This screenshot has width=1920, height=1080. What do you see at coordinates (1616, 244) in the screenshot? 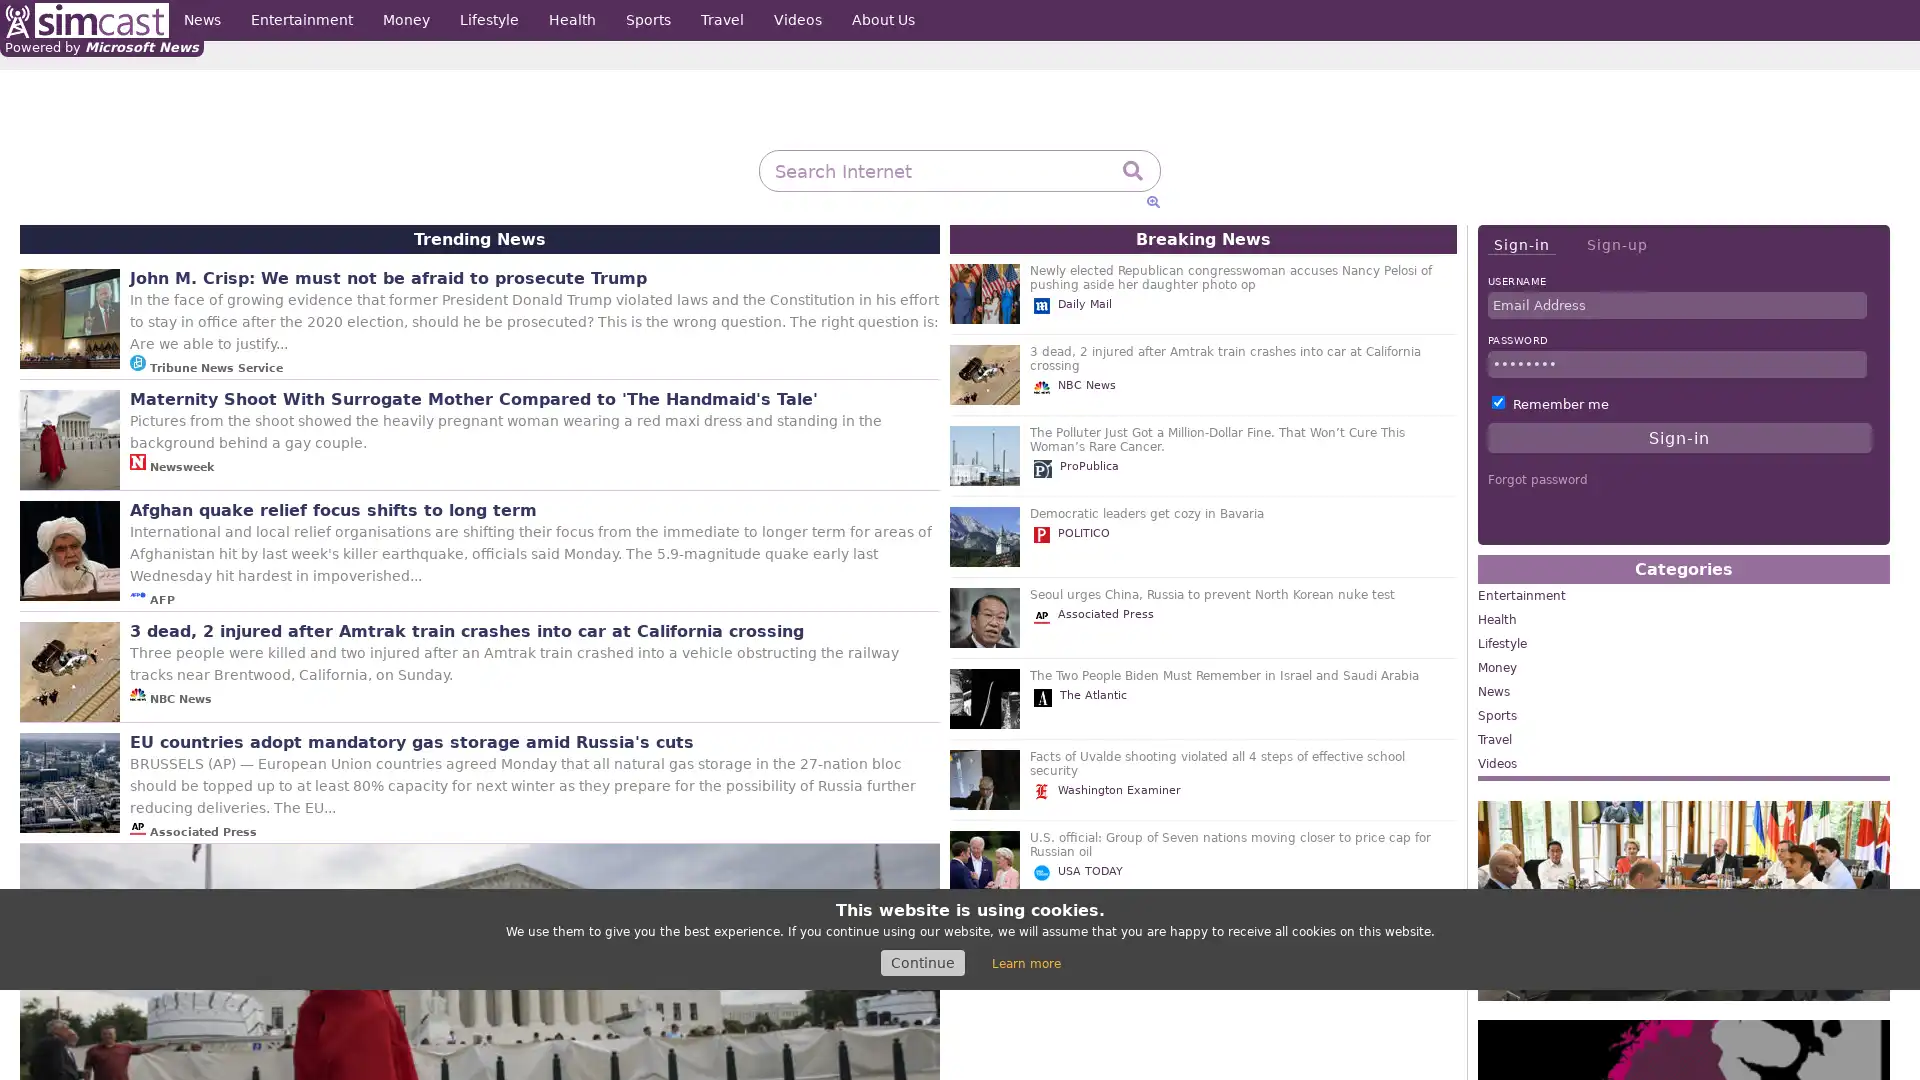
I see `Sign-up` at bounding box center [1616, 244].